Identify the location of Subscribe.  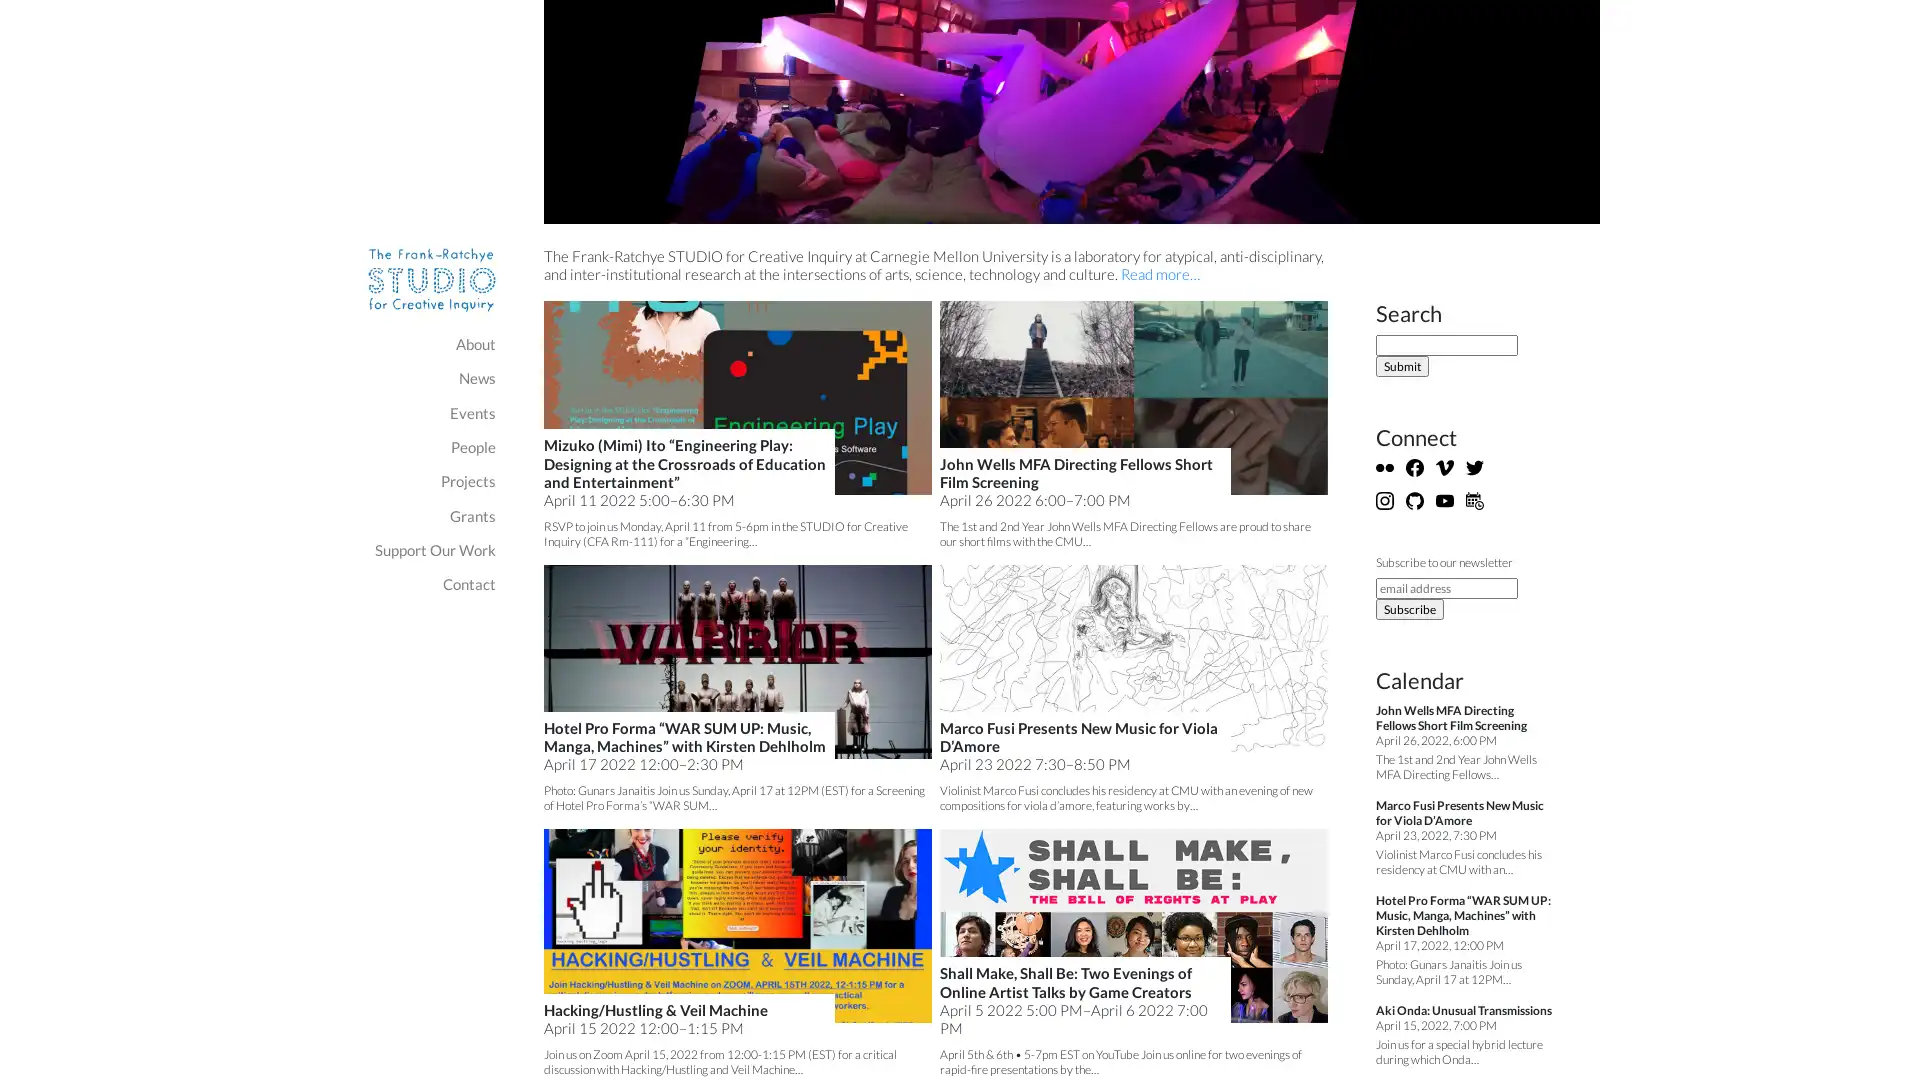
(1409, 608).